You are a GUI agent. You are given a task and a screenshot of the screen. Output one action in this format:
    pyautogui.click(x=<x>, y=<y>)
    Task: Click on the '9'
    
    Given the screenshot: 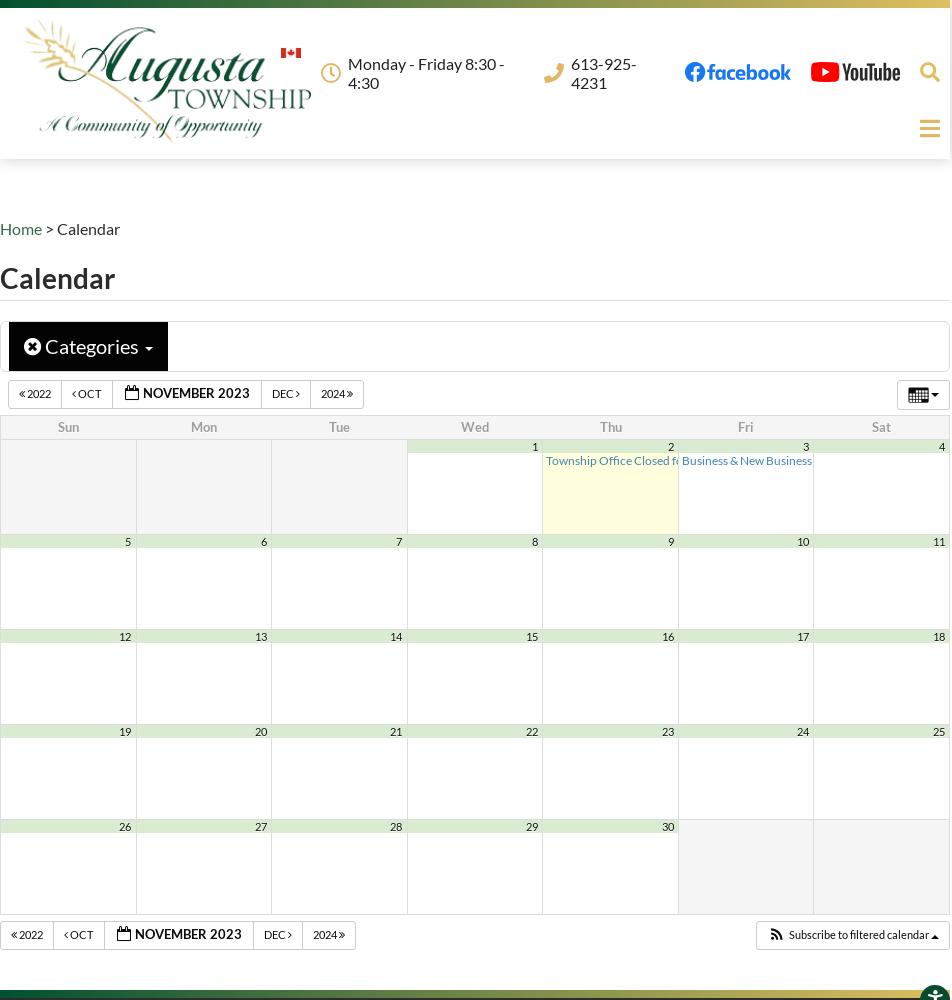 What is the action you would take?
    pyautogui.click(x=670, y=541)
    